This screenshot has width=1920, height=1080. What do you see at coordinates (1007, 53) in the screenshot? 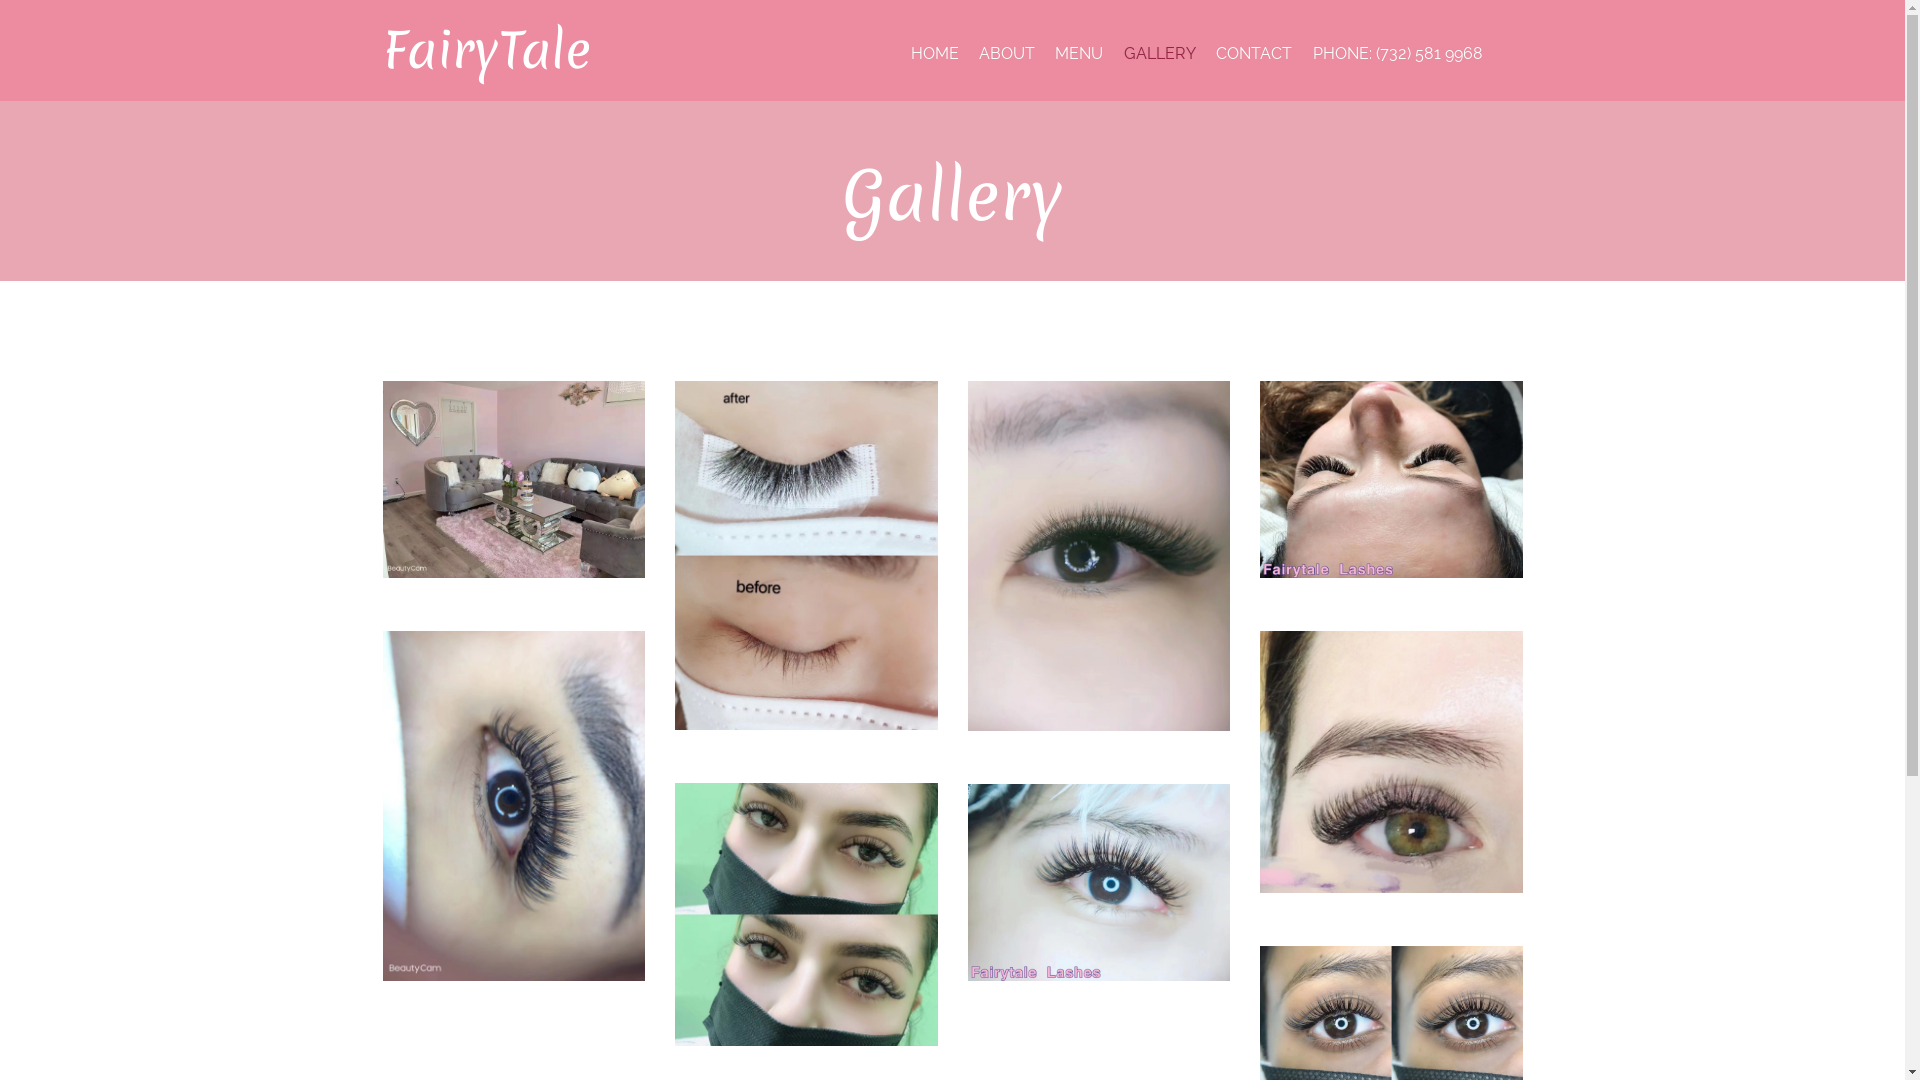
I see `'ABOUT'` at bounding box center [1007, 53].